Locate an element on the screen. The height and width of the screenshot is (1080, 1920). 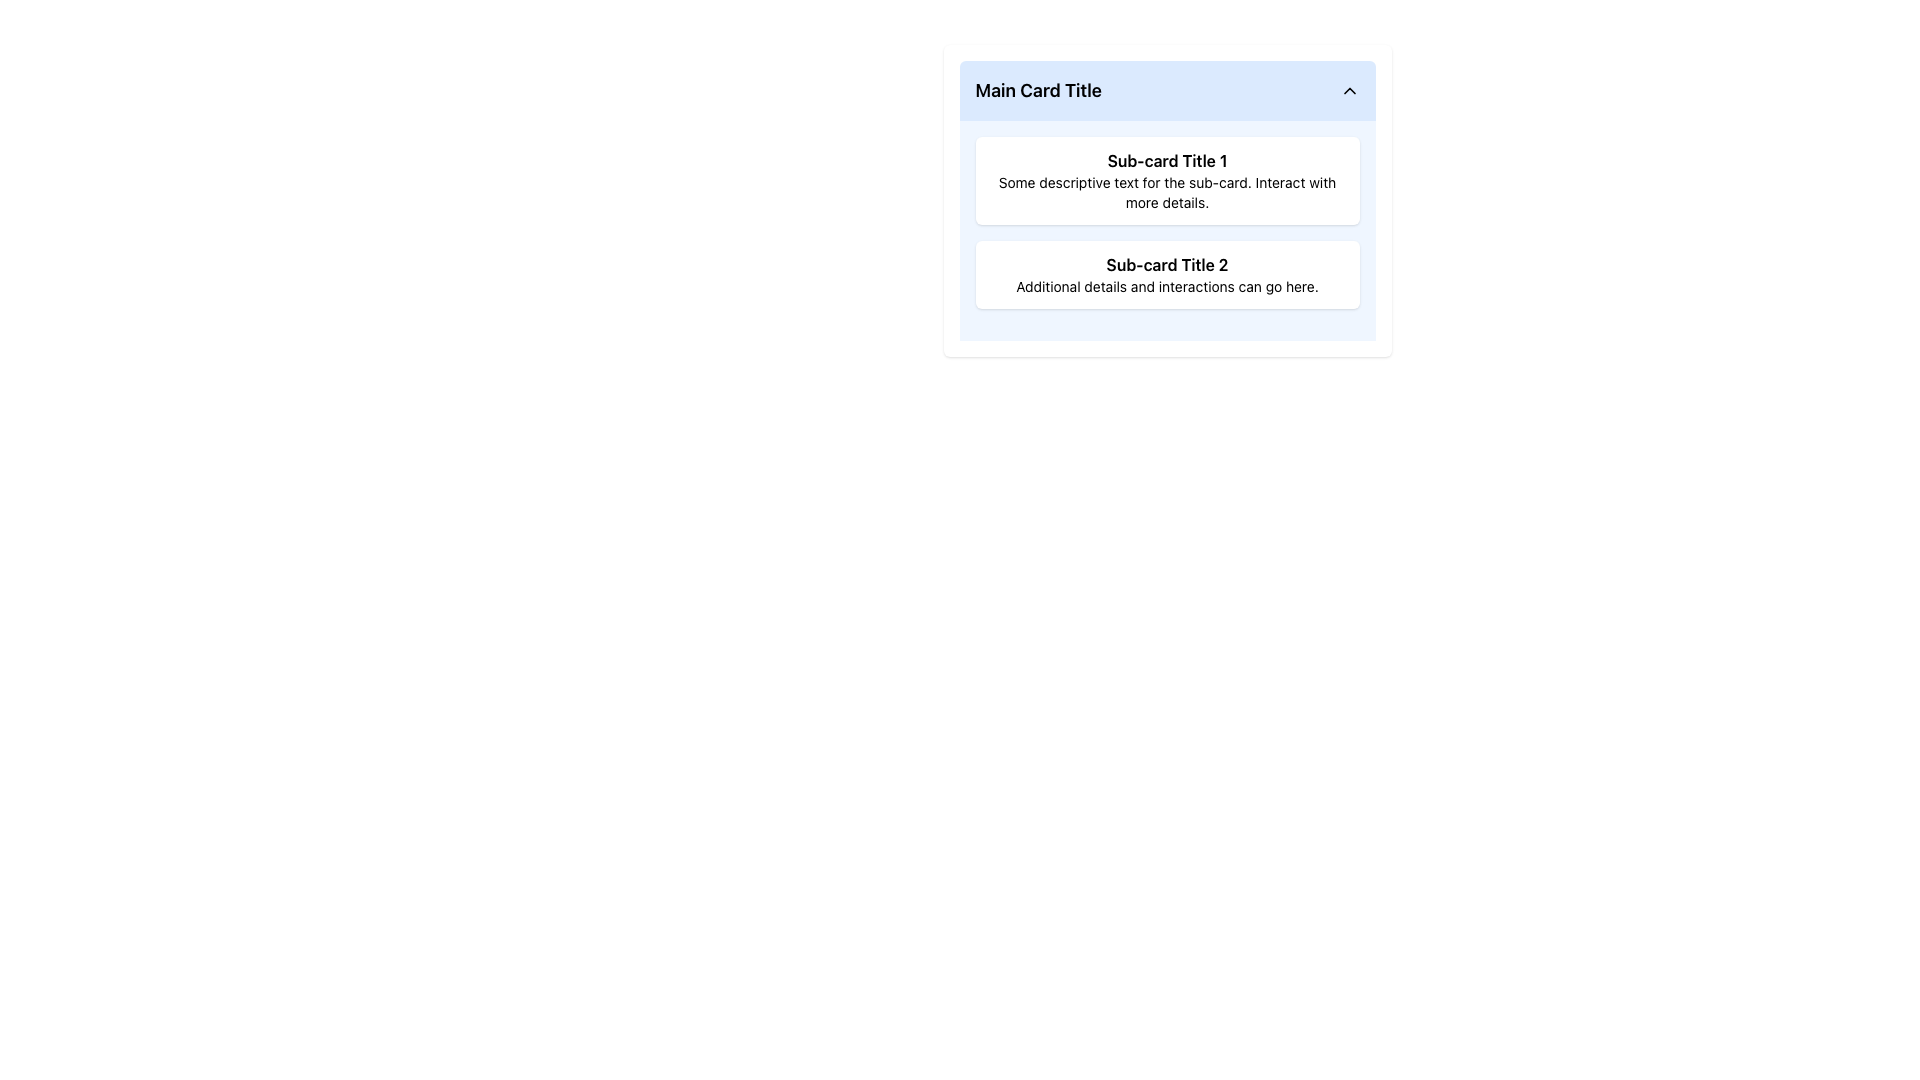
the Card component located beneath 'Sub-card Title 1' in the blue-toned card titled 'Main Card Title' is located at coordinates (1167, 274).